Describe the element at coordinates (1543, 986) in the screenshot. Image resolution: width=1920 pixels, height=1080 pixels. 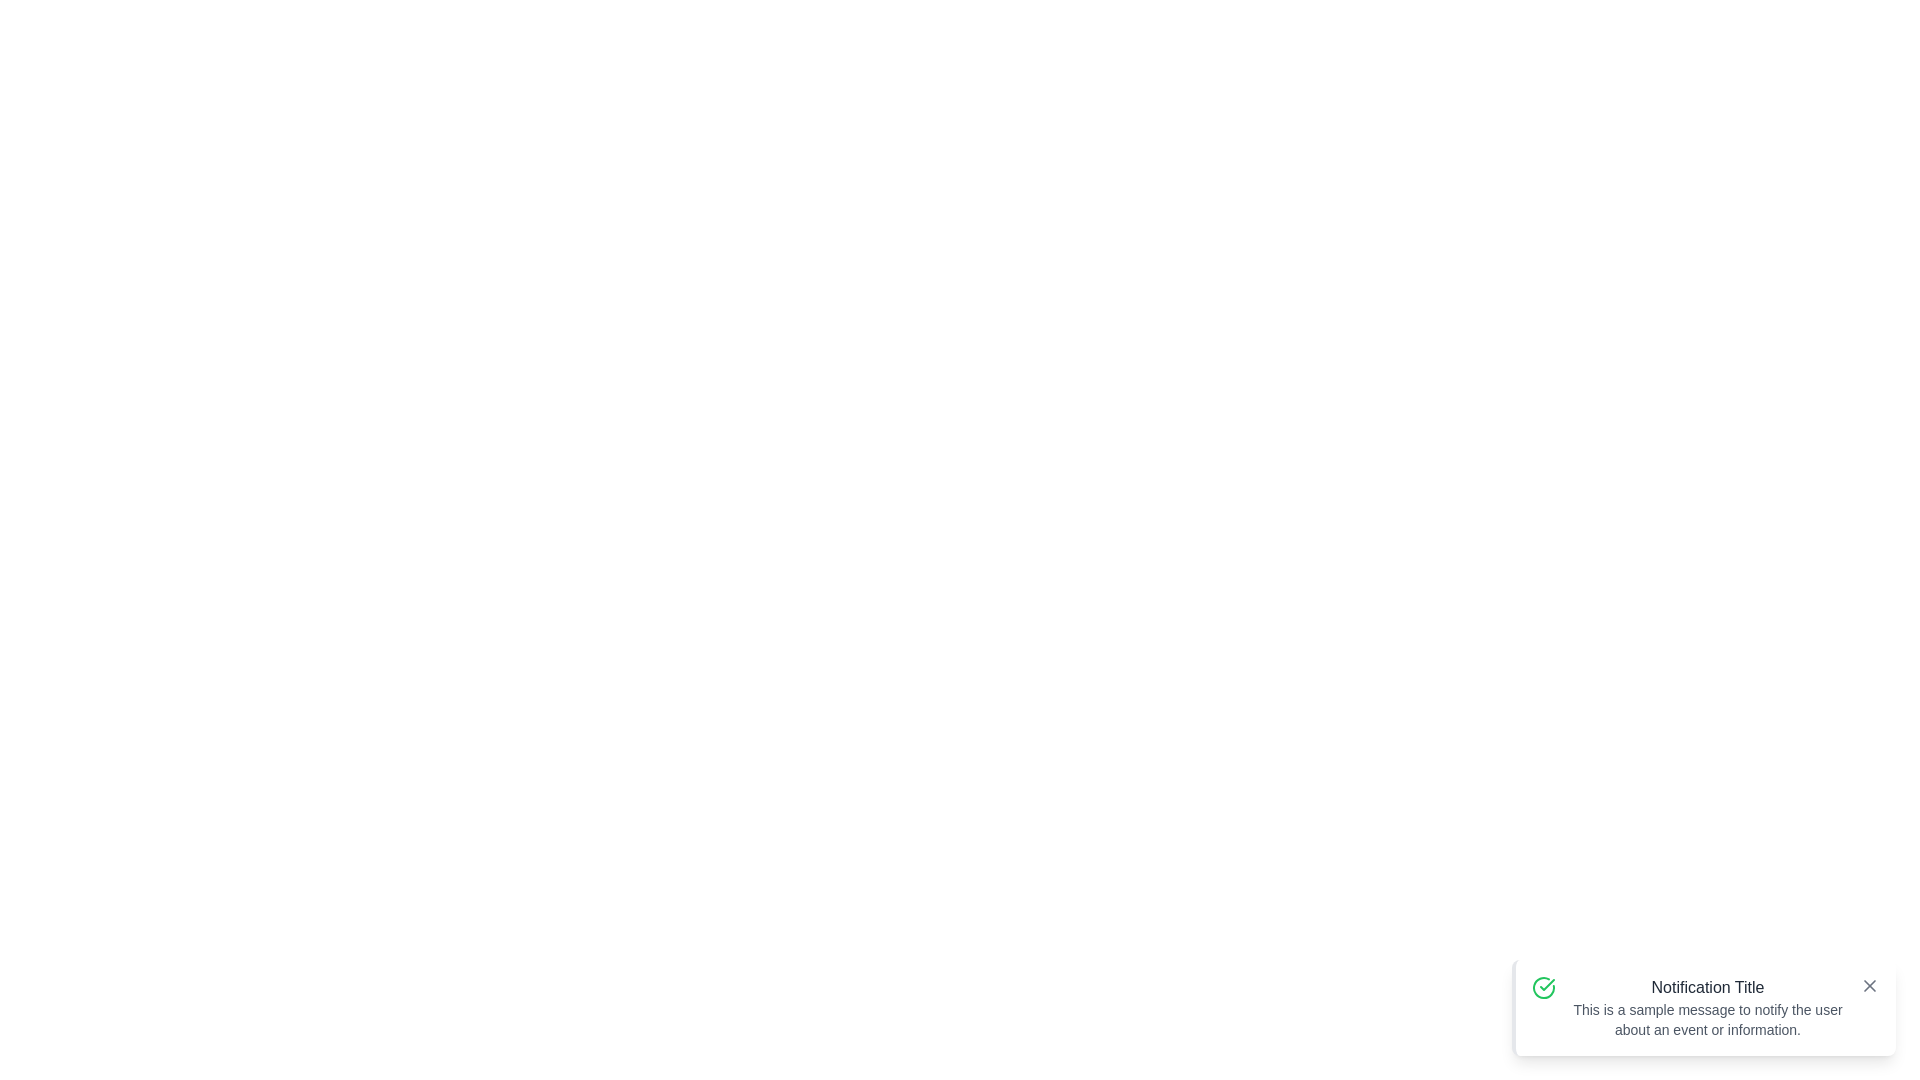
I see `the notification icon to focus on it for better observation` at that location.